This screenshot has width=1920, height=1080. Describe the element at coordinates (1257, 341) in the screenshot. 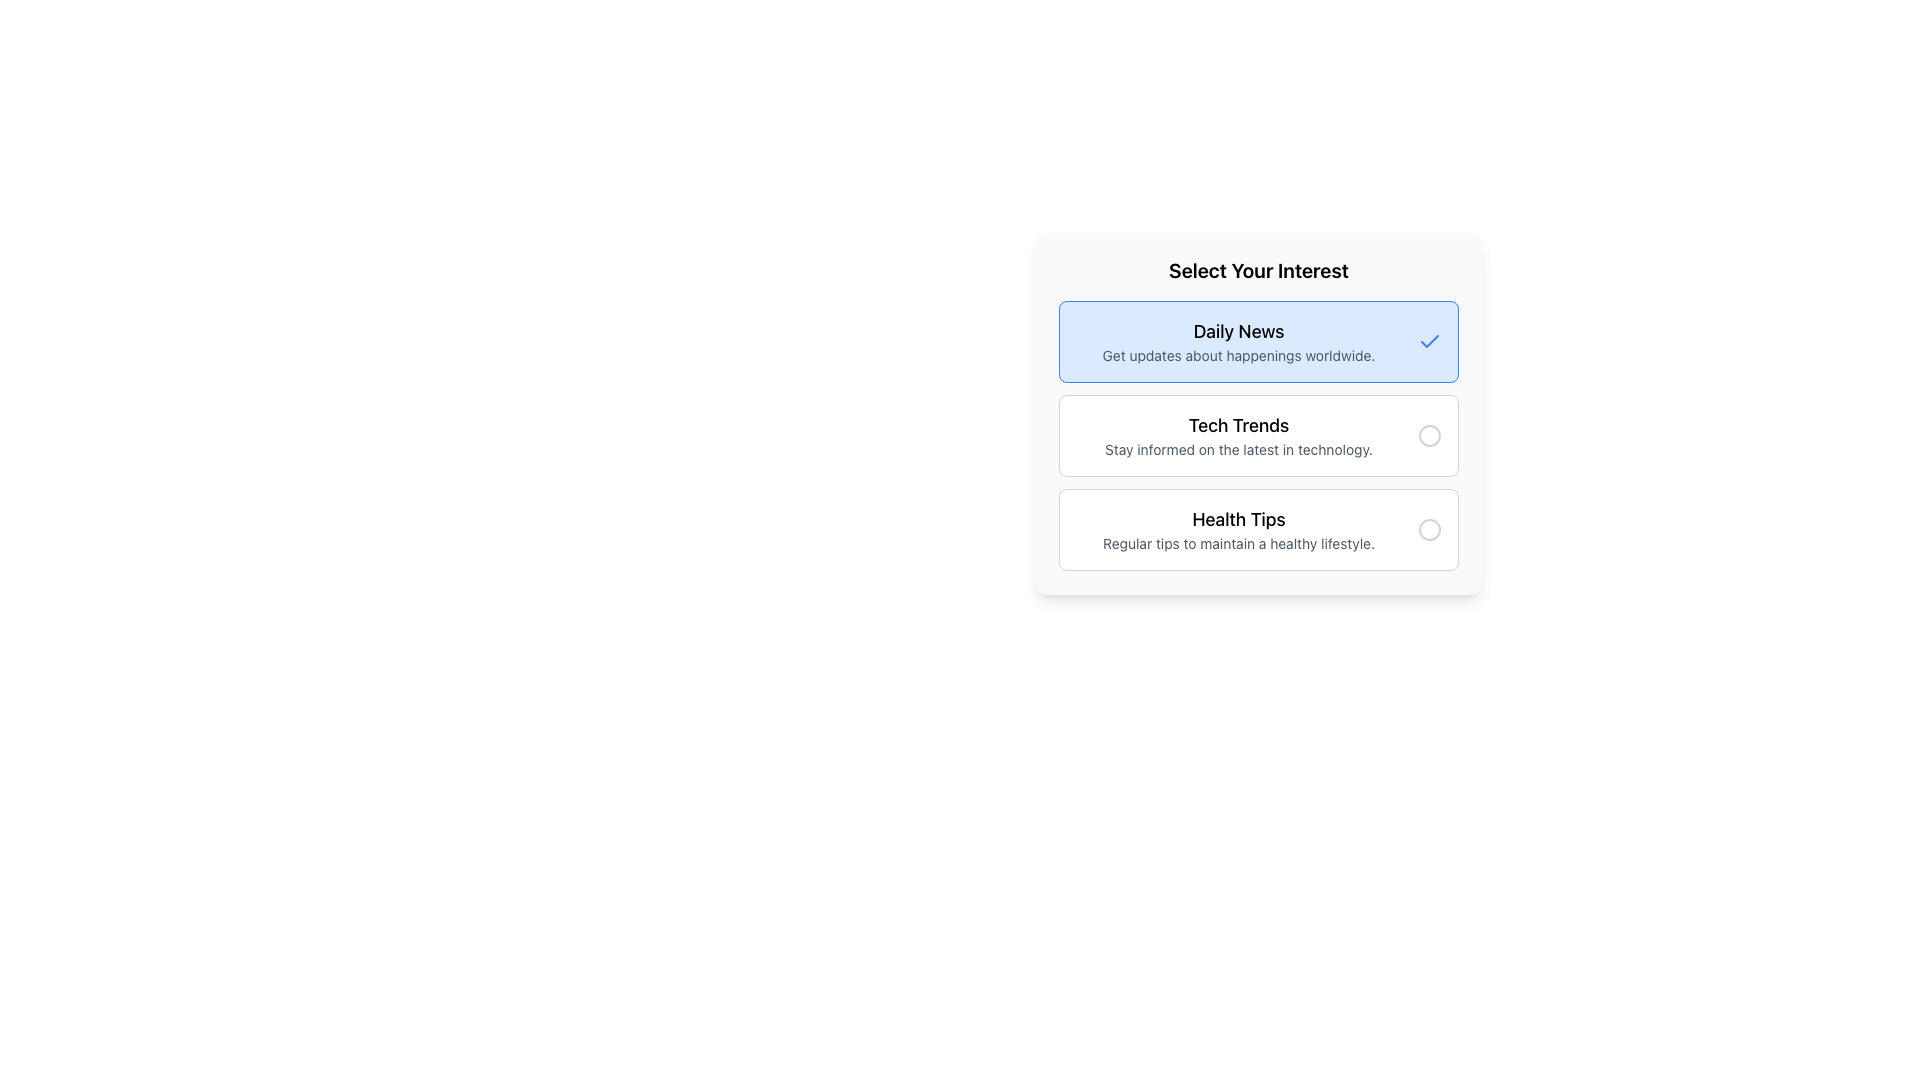

I see `the 'Daily News' selectable option block at the top of the list` at that location.